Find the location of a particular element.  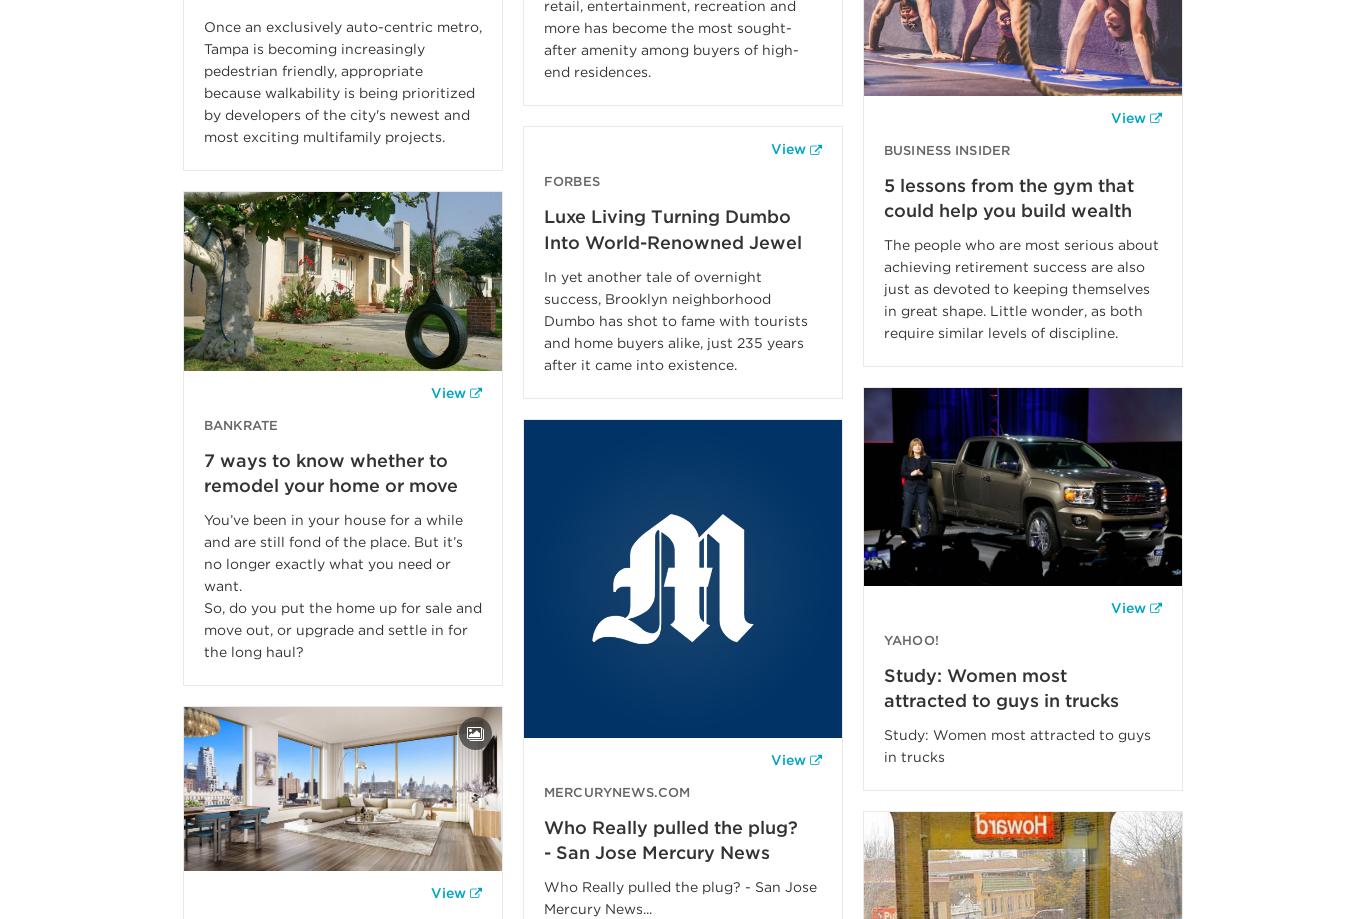

'Who Really pulled the plug? - San Jose Mercury News' is located at coordinates (669, 837).